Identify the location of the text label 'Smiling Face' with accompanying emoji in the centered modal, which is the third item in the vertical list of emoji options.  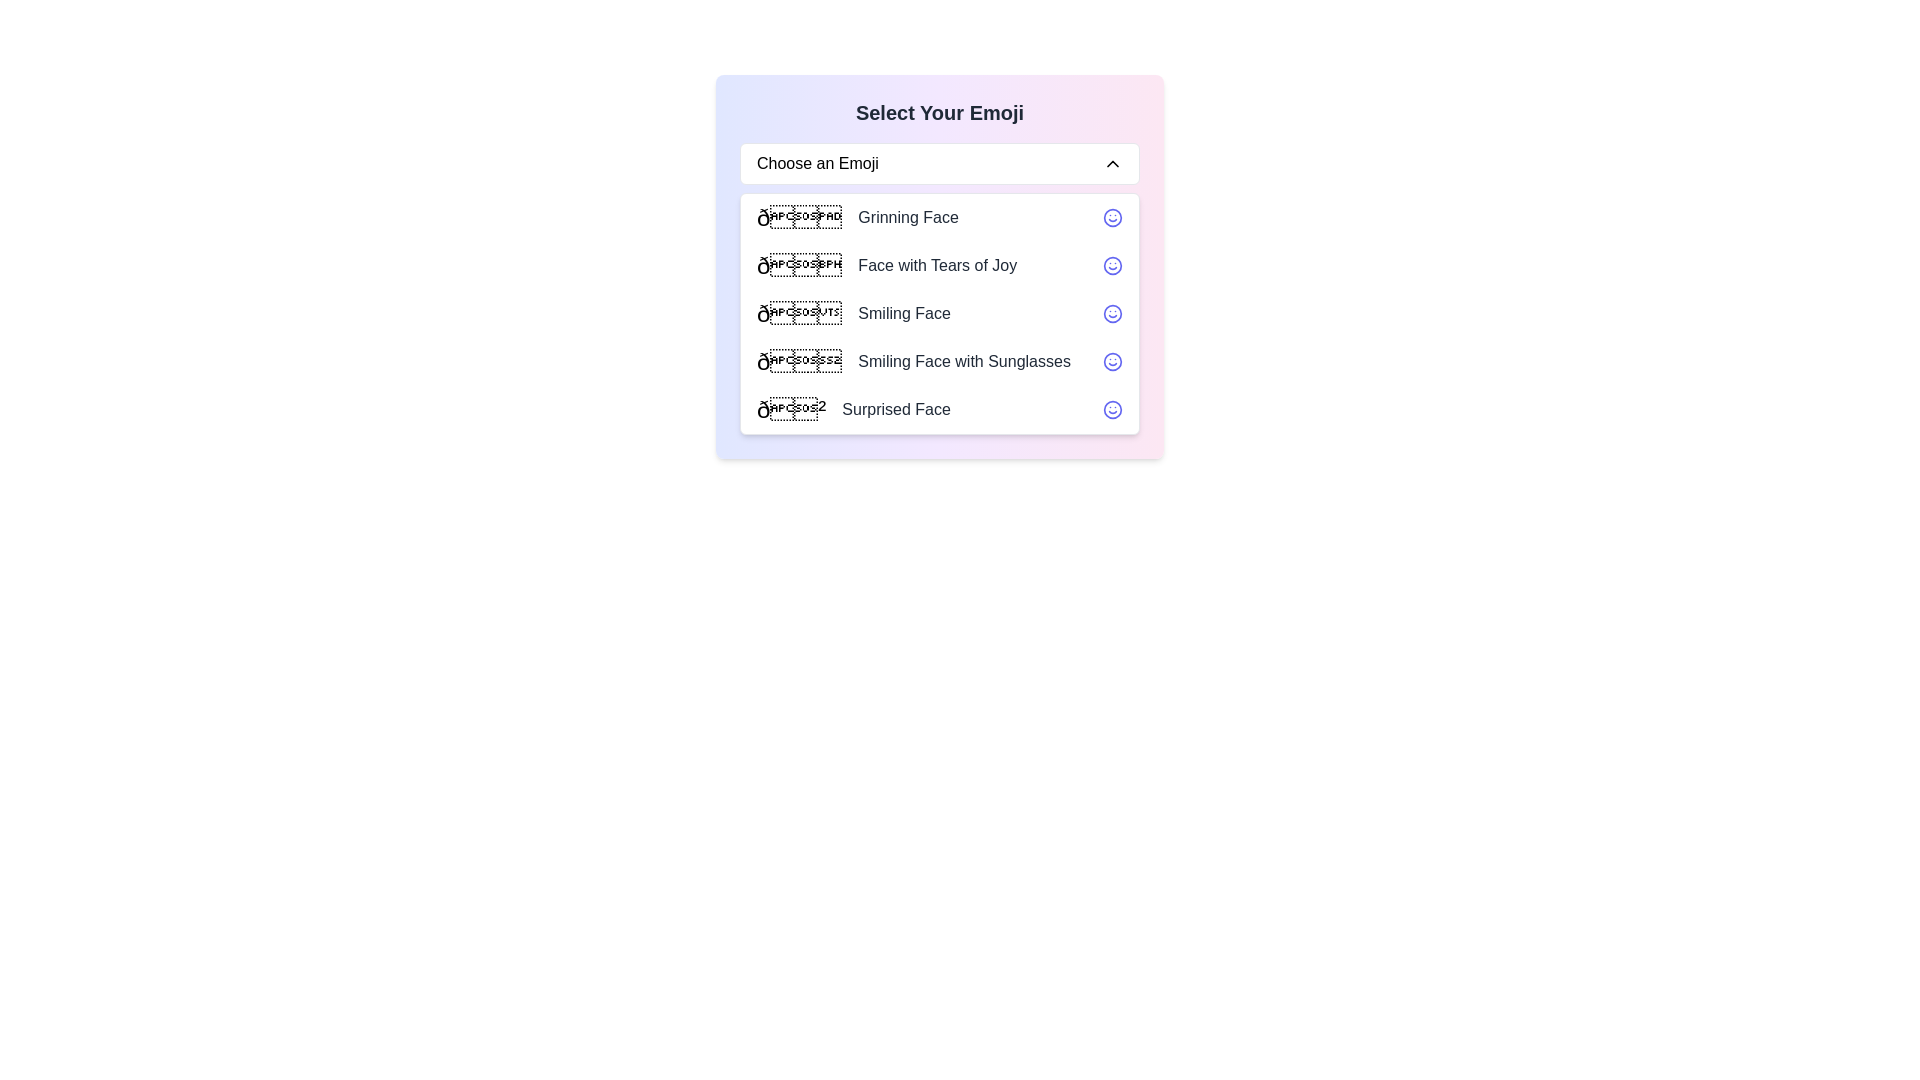
(853, 313).